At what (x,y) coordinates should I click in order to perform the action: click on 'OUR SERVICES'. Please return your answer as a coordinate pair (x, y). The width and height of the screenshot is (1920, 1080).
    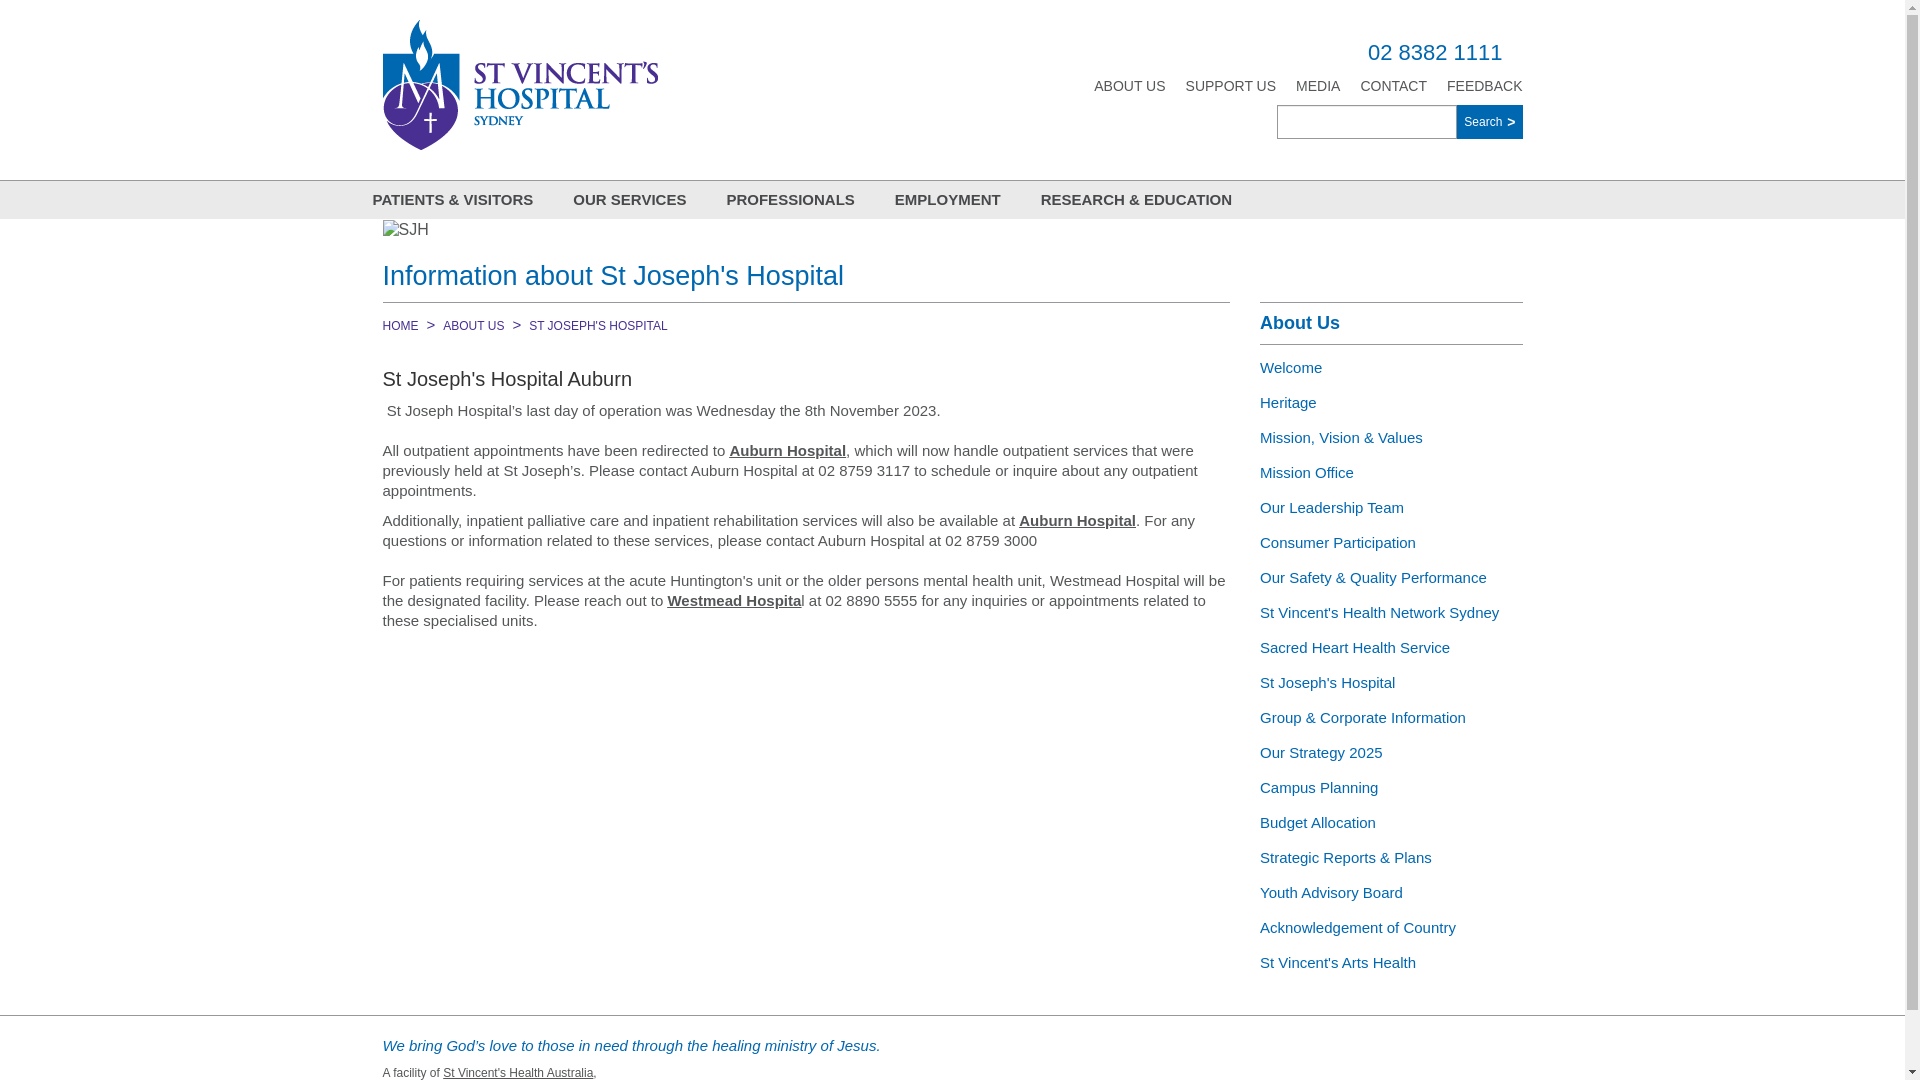
    Looking at the image, I should click on (628, 200).